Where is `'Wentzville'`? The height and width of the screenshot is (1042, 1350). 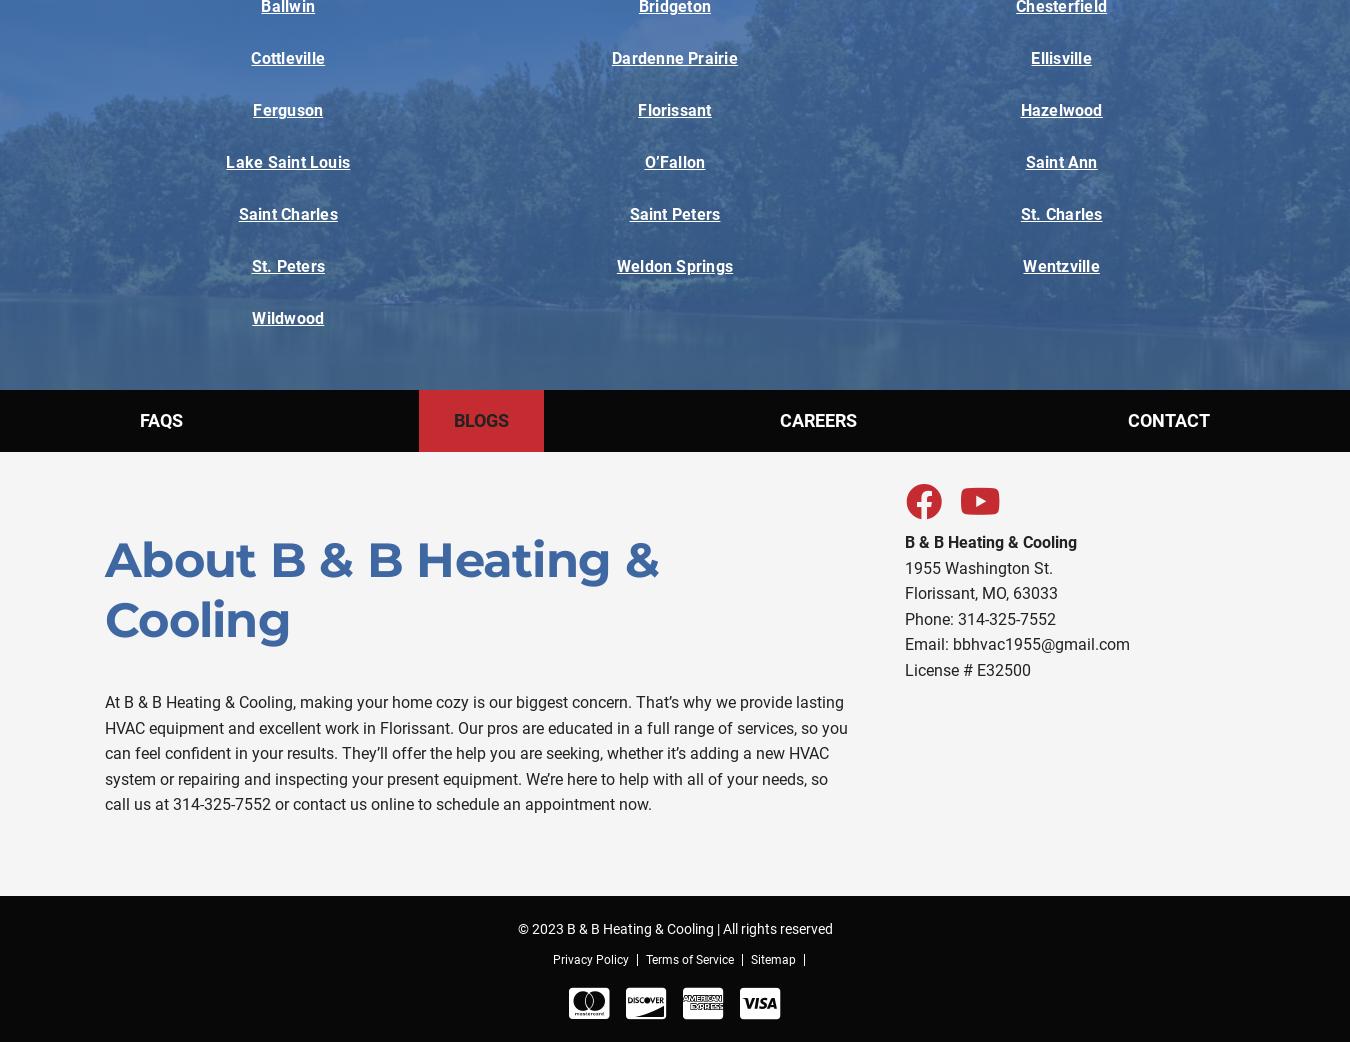
'Wentzville' is located at coordinates (1060, 266).